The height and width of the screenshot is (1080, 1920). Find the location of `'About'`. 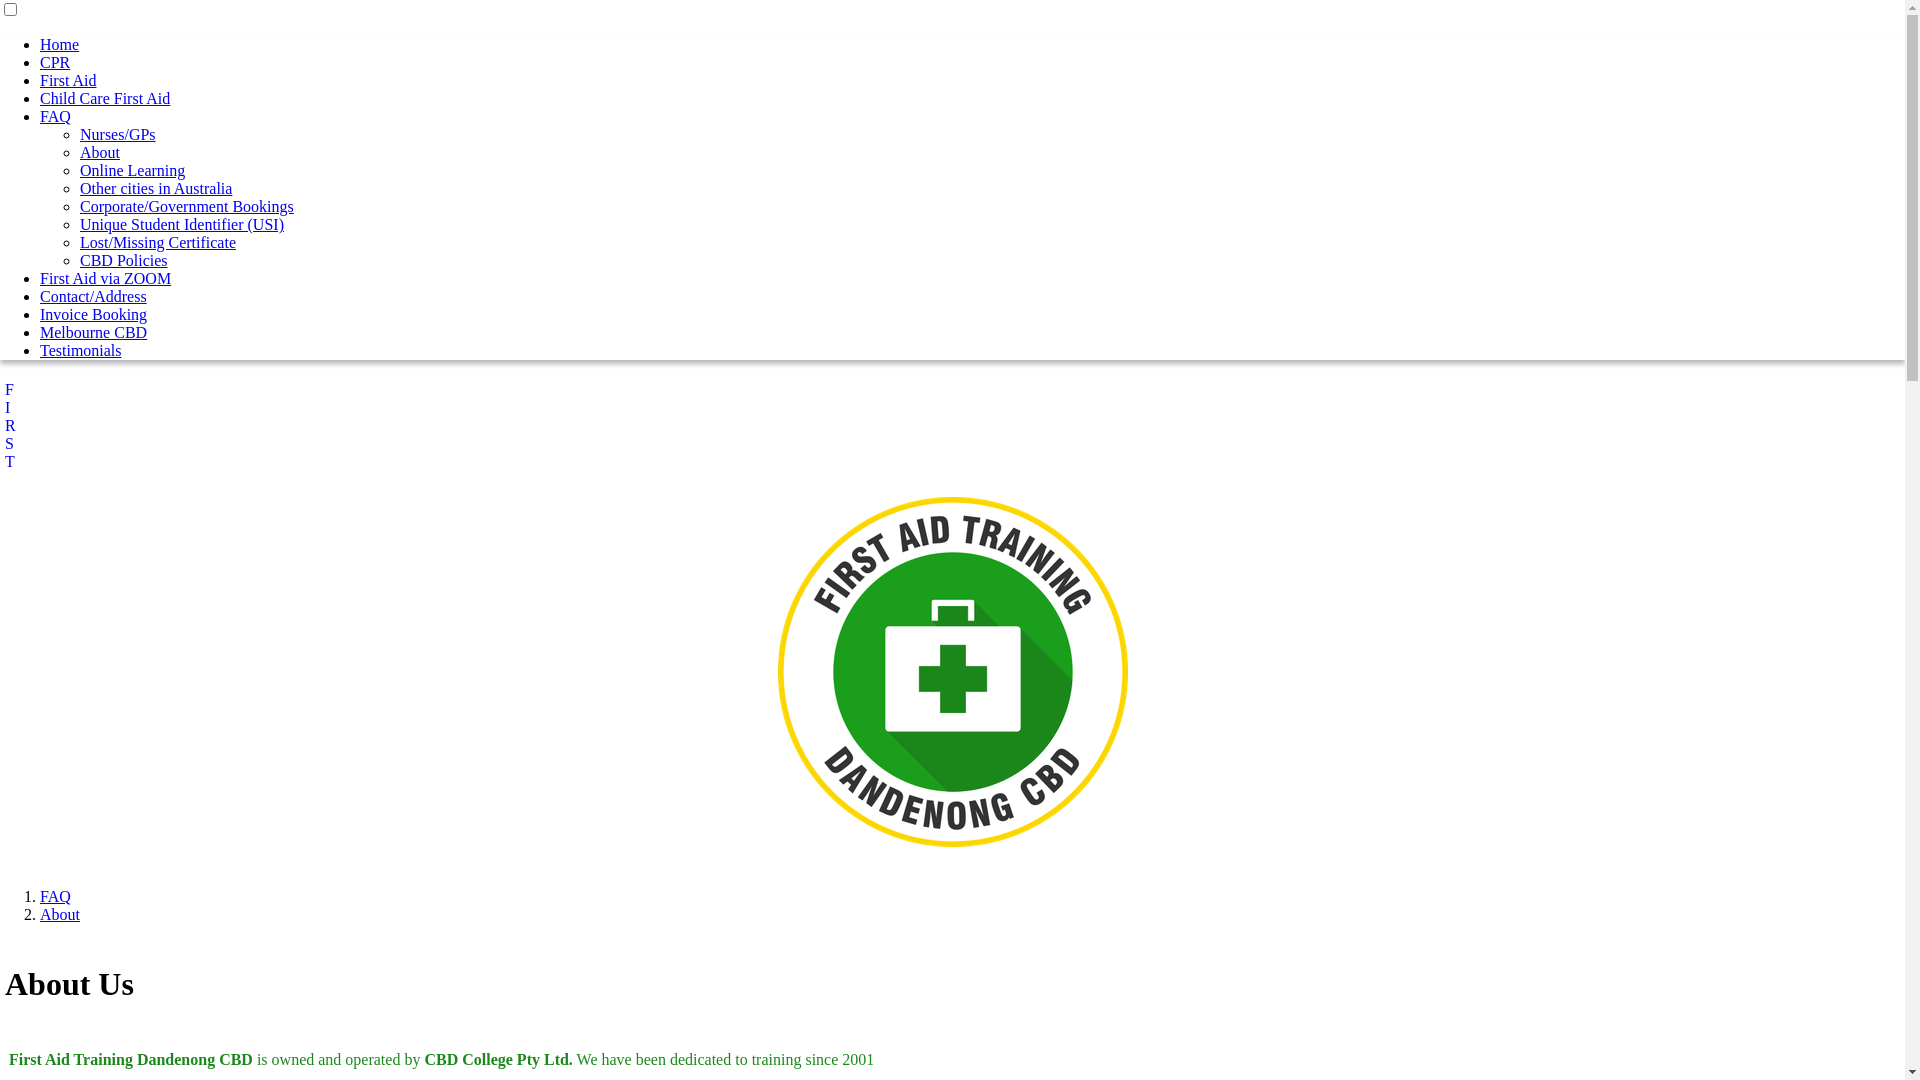

'About' is located at coordinates (99, 151).